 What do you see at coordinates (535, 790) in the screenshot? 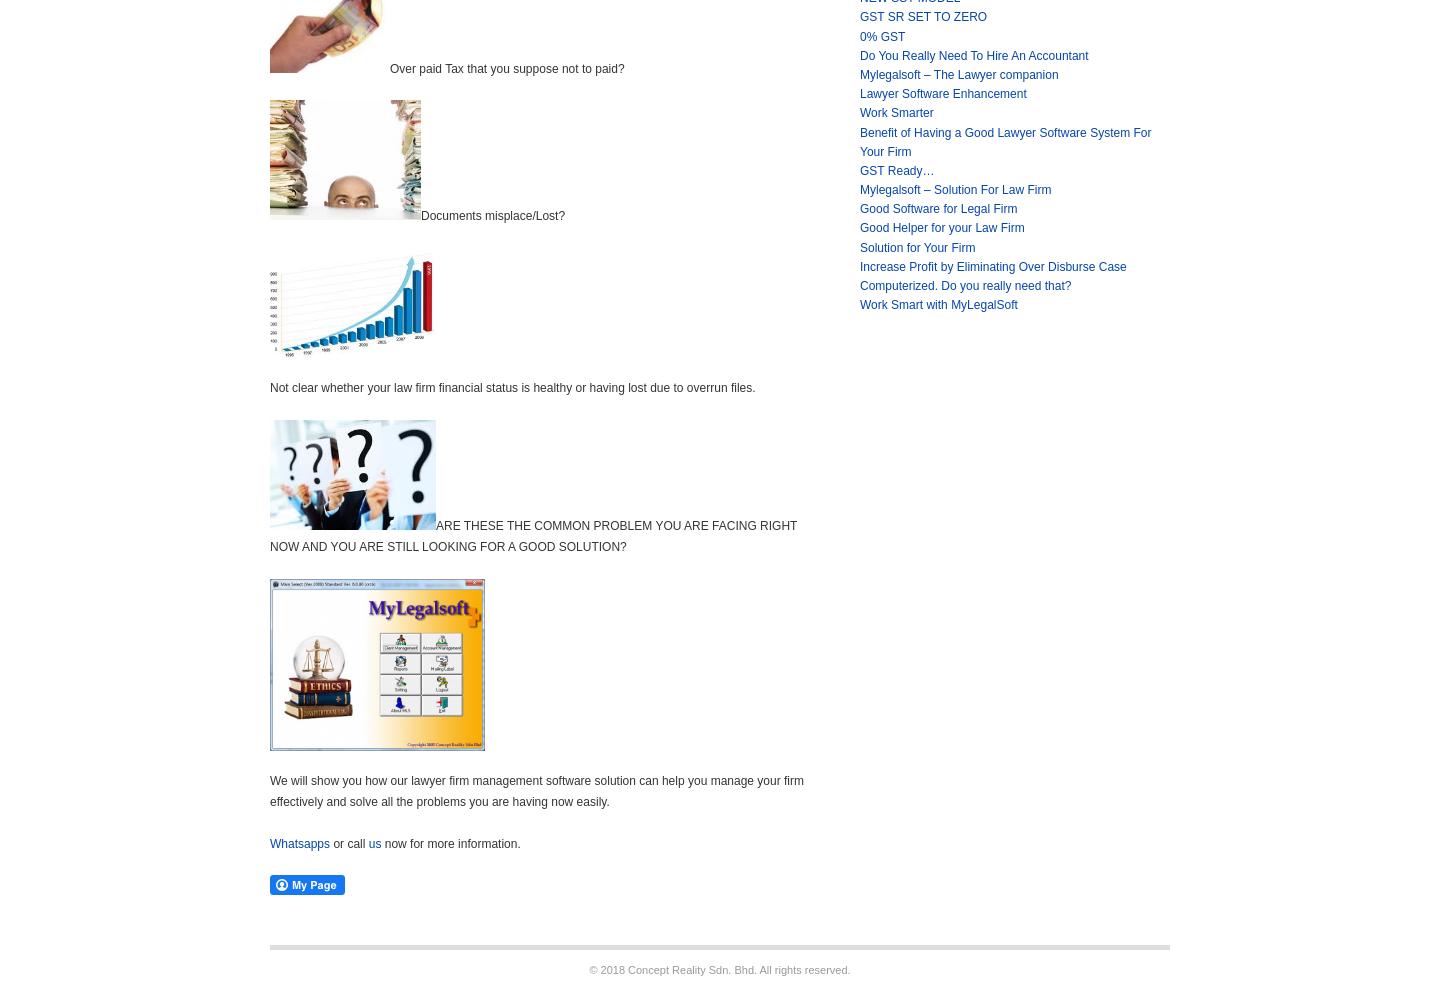
I see `'We will show you how our lawyer firm management software solution can help you manage your firm effectively and solve all the problems you are having now easily.'` at bounding box center [535, 790].